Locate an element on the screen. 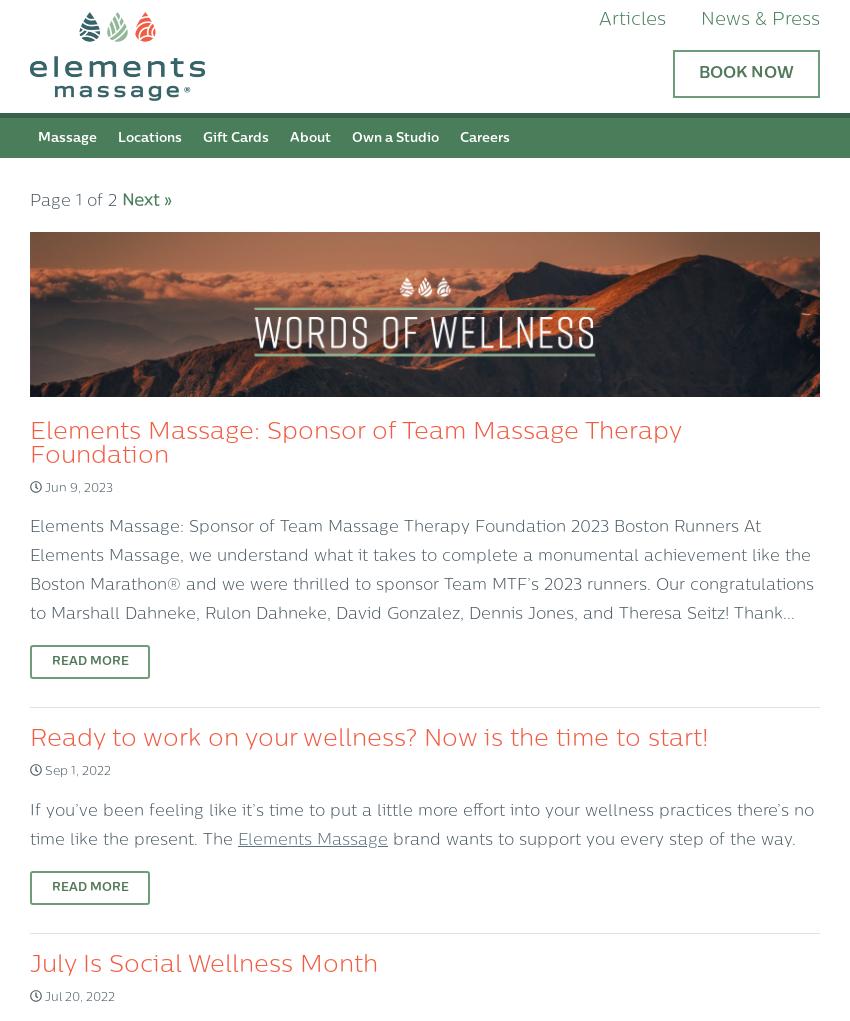 The image size is (850, 1021). 'Book Now' is located at coordinates (746, 74).